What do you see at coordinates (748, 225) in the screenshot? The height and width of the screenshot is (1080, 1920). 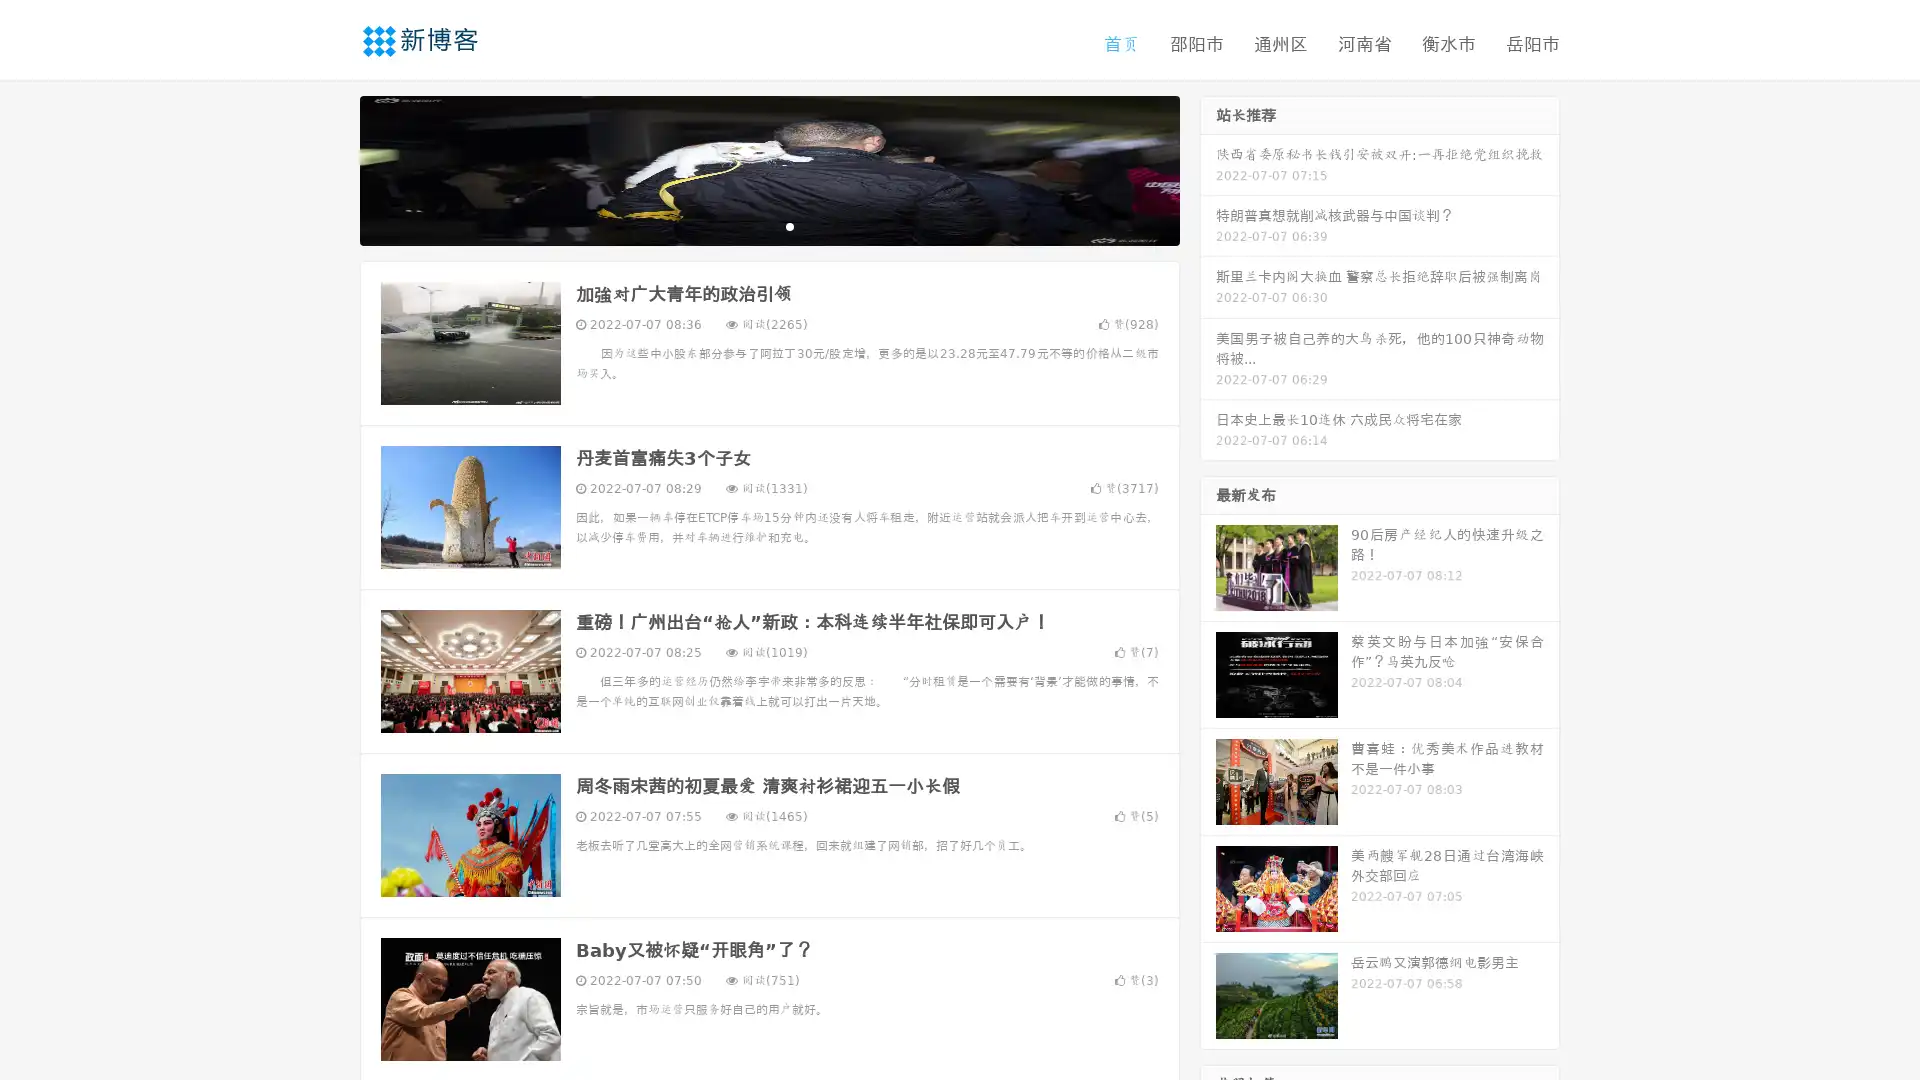 I see `Go to slide 1` at bounding box center [748, 225].